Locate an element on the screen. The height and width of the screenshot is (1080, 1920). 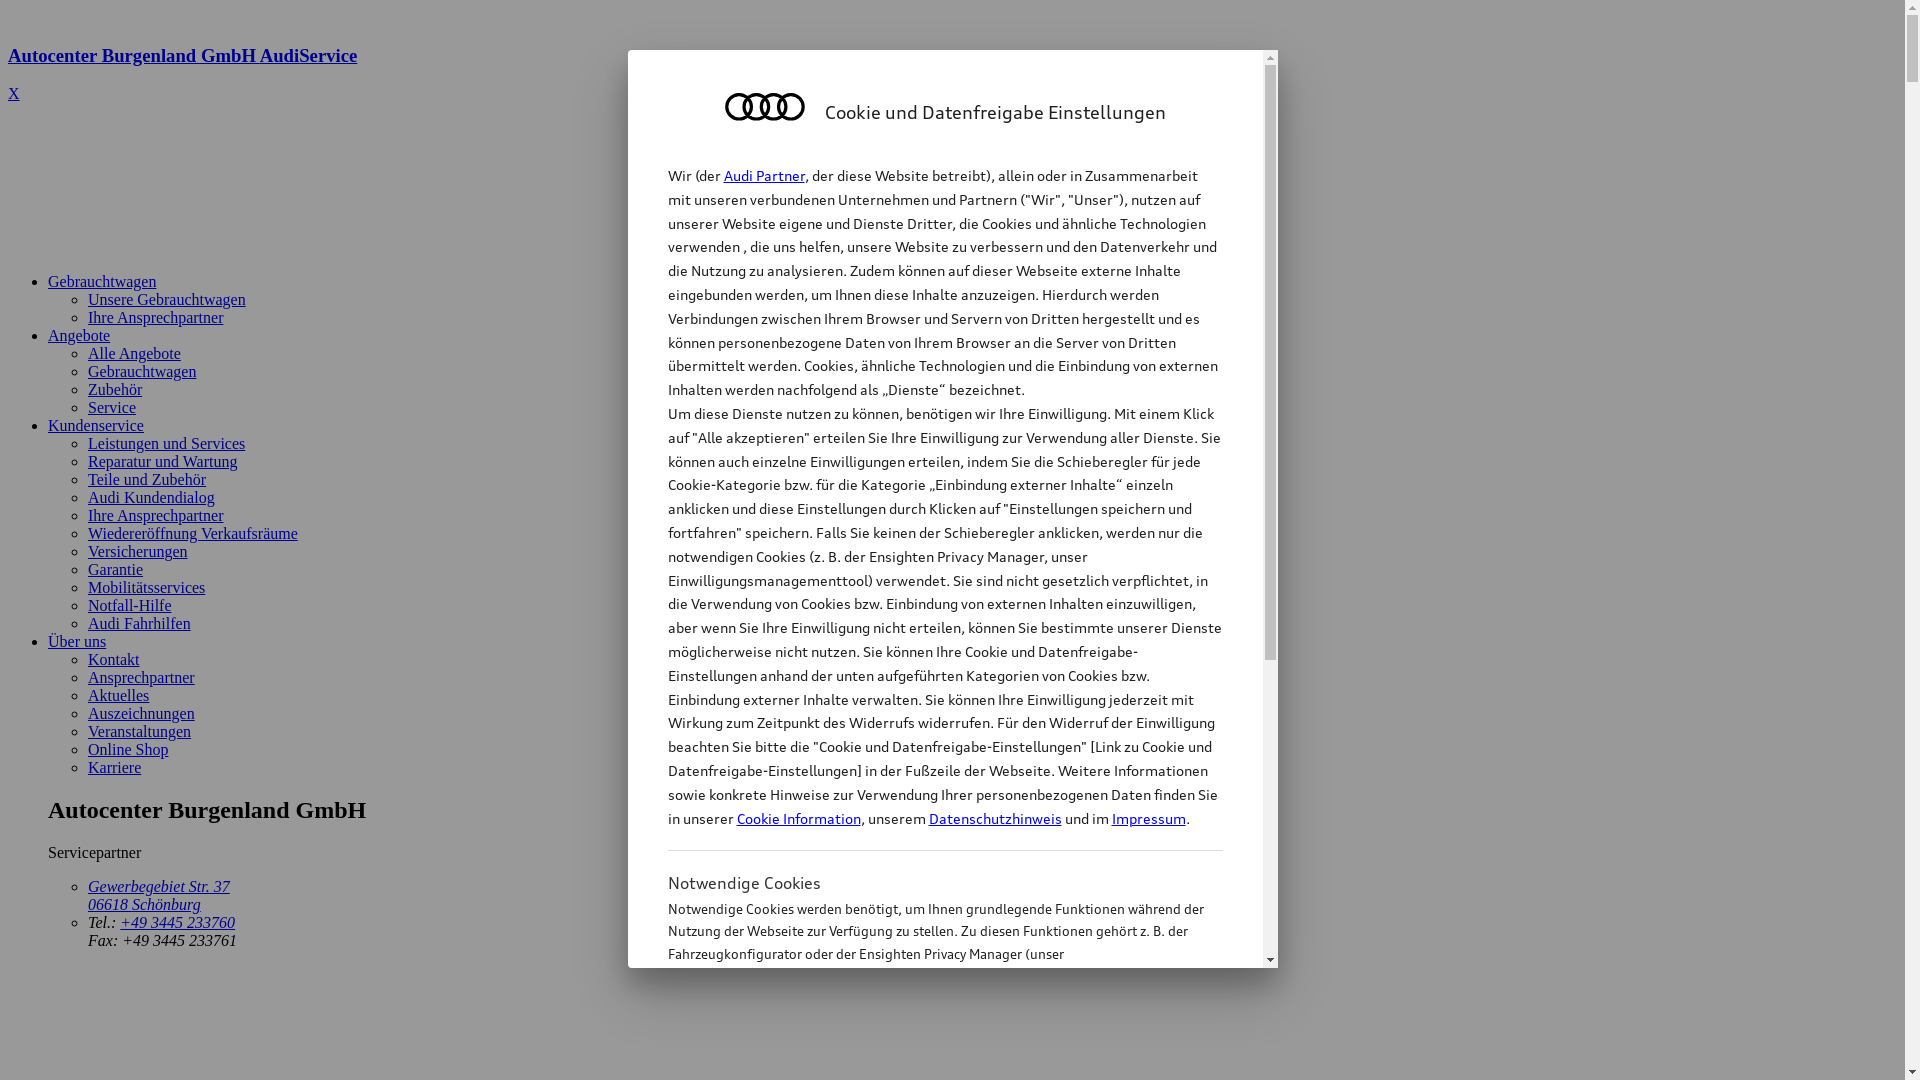
'Angebote' is located at coordinates (78, 334).